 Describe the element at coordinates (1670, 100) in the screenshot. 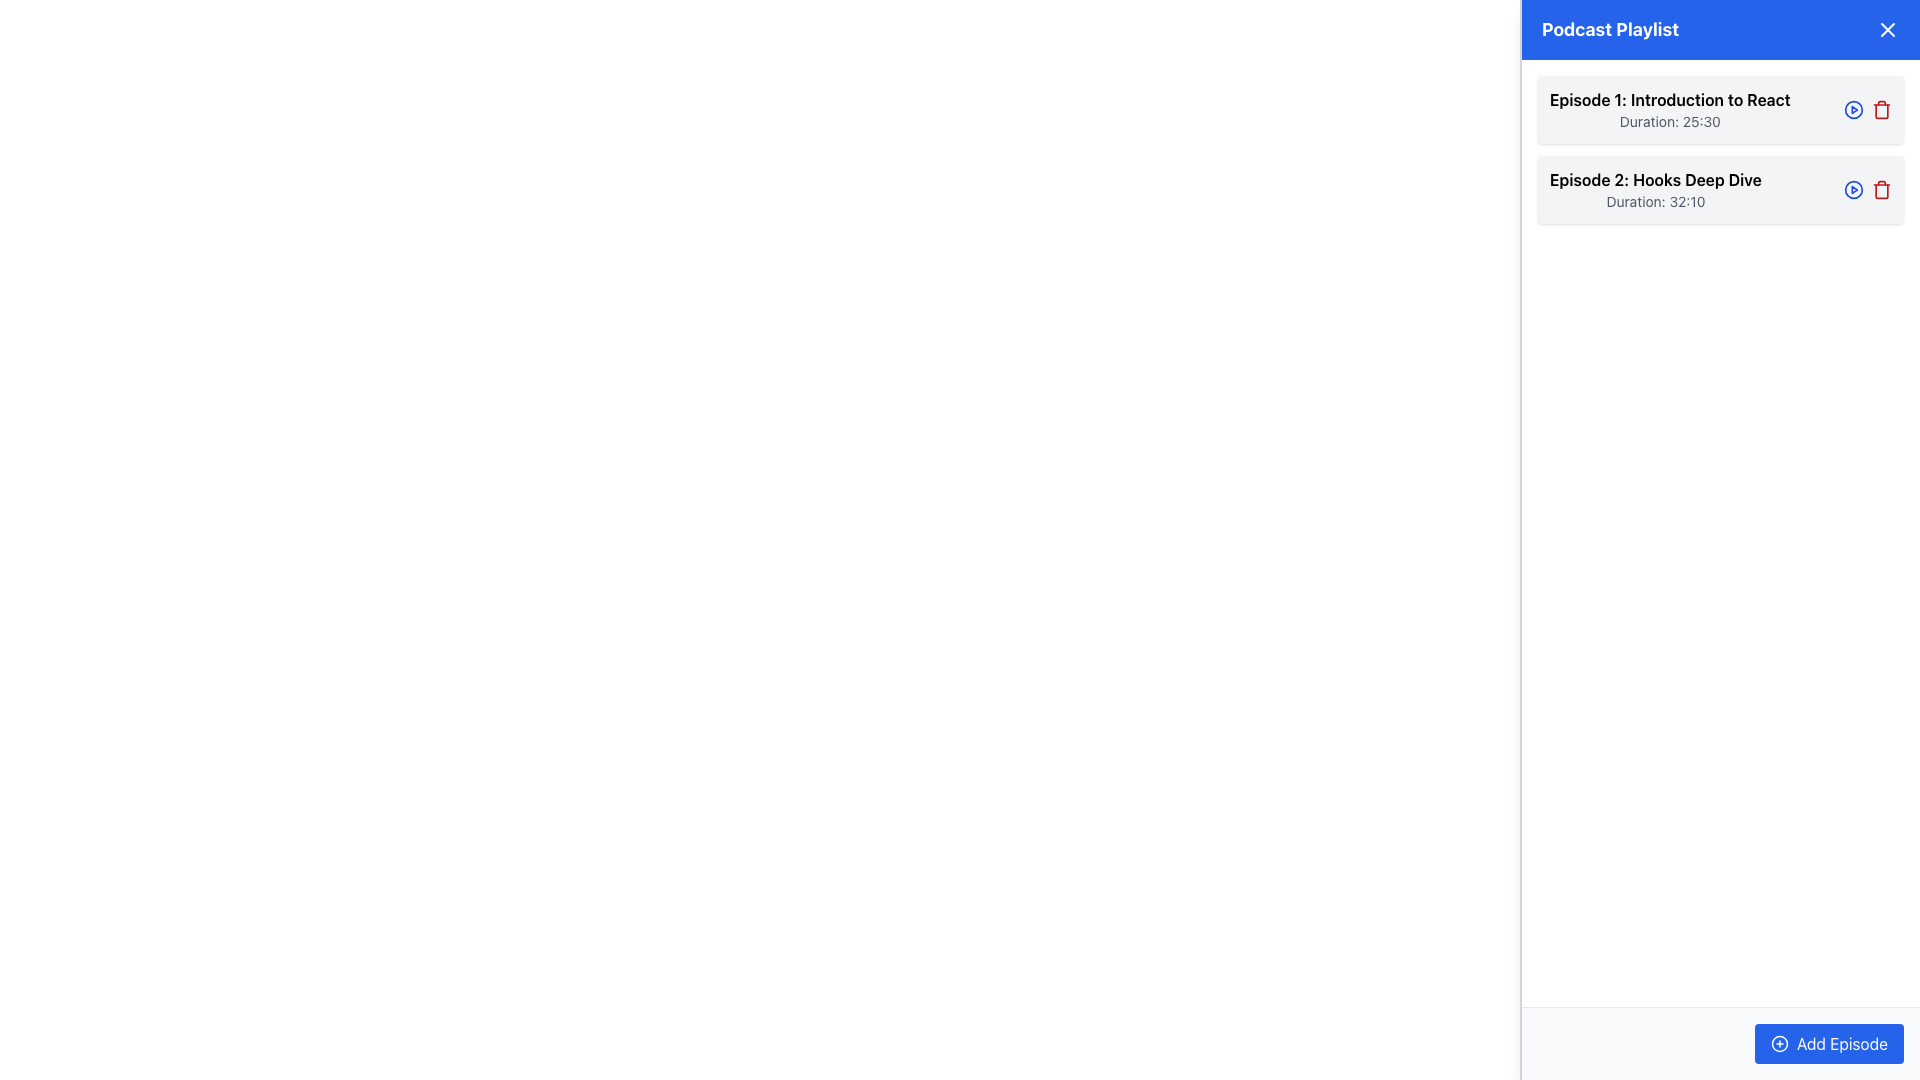

I see `the text label displaying 'Episode 1: Introduction to React' located in the playlist panel with a blue header labeled 'Podcast Playlist'. This text is the title of the first episode in the list, positioned above 'Duration: 25:30'` at that location.